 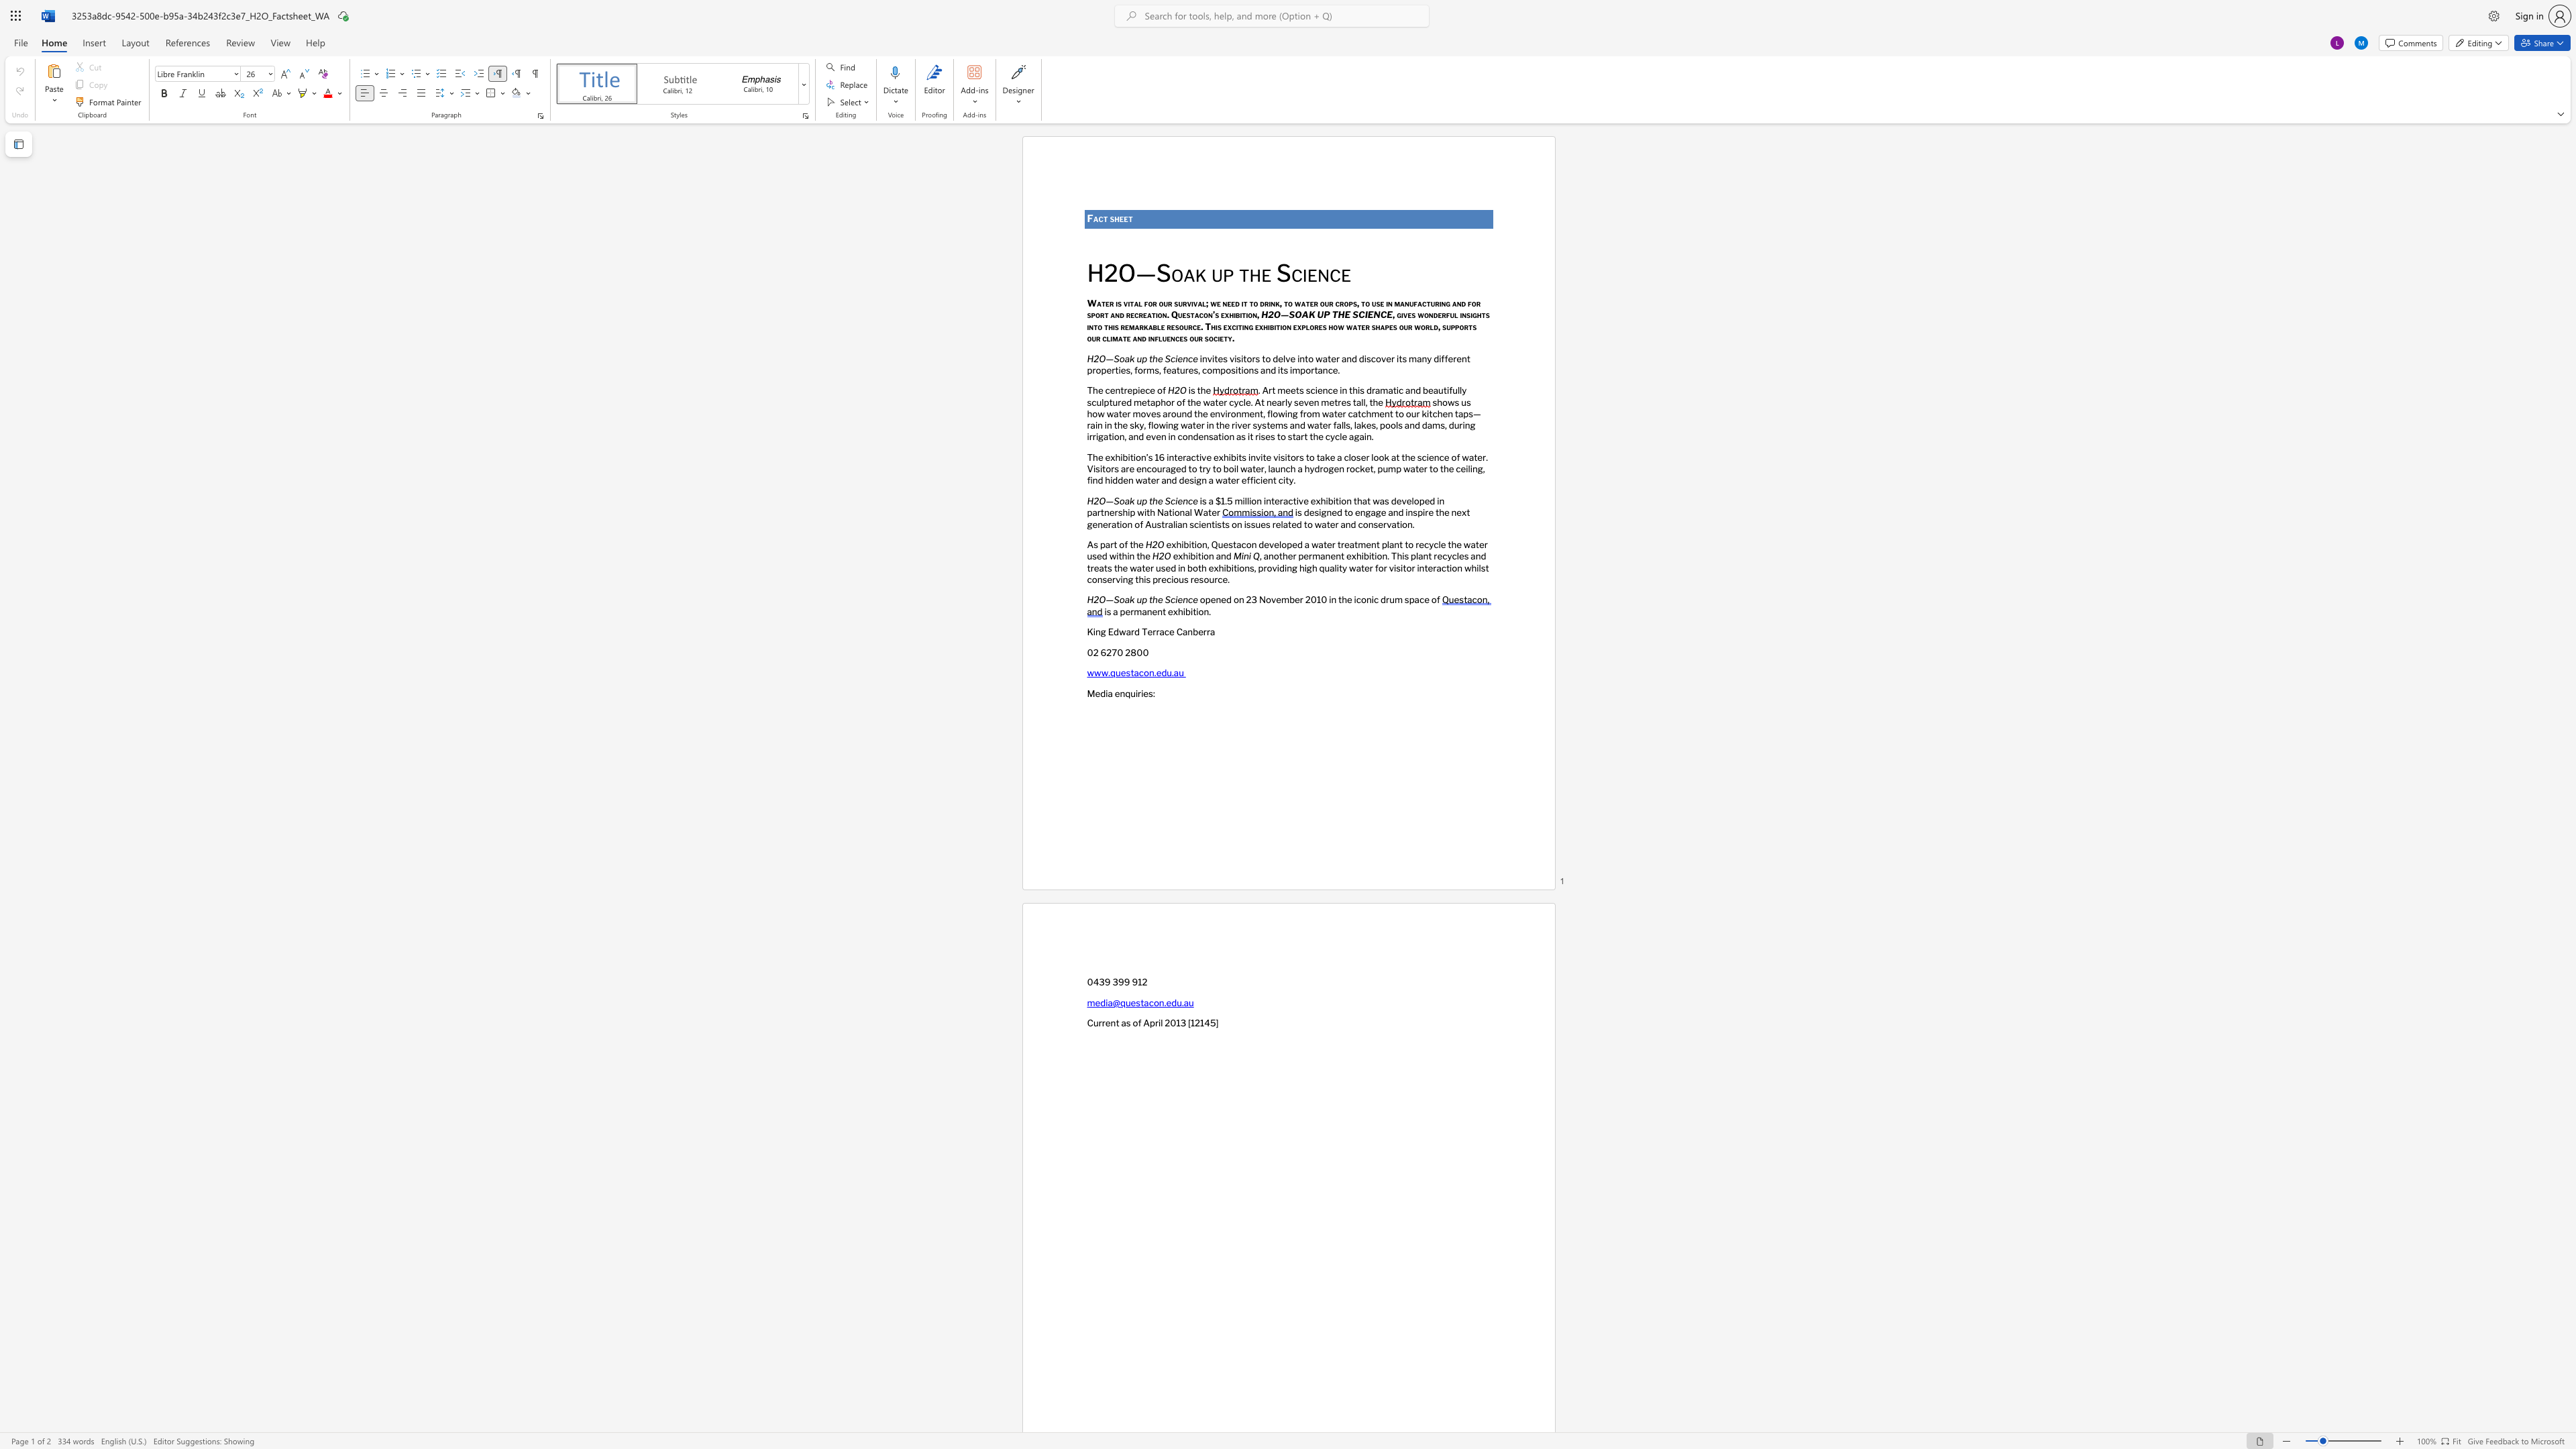 What do you see at coordinates (1273, 315) in the screenshot?
I see `the space between the continuous character "2" and "O" in the text` at bounding box center [1273, 315].